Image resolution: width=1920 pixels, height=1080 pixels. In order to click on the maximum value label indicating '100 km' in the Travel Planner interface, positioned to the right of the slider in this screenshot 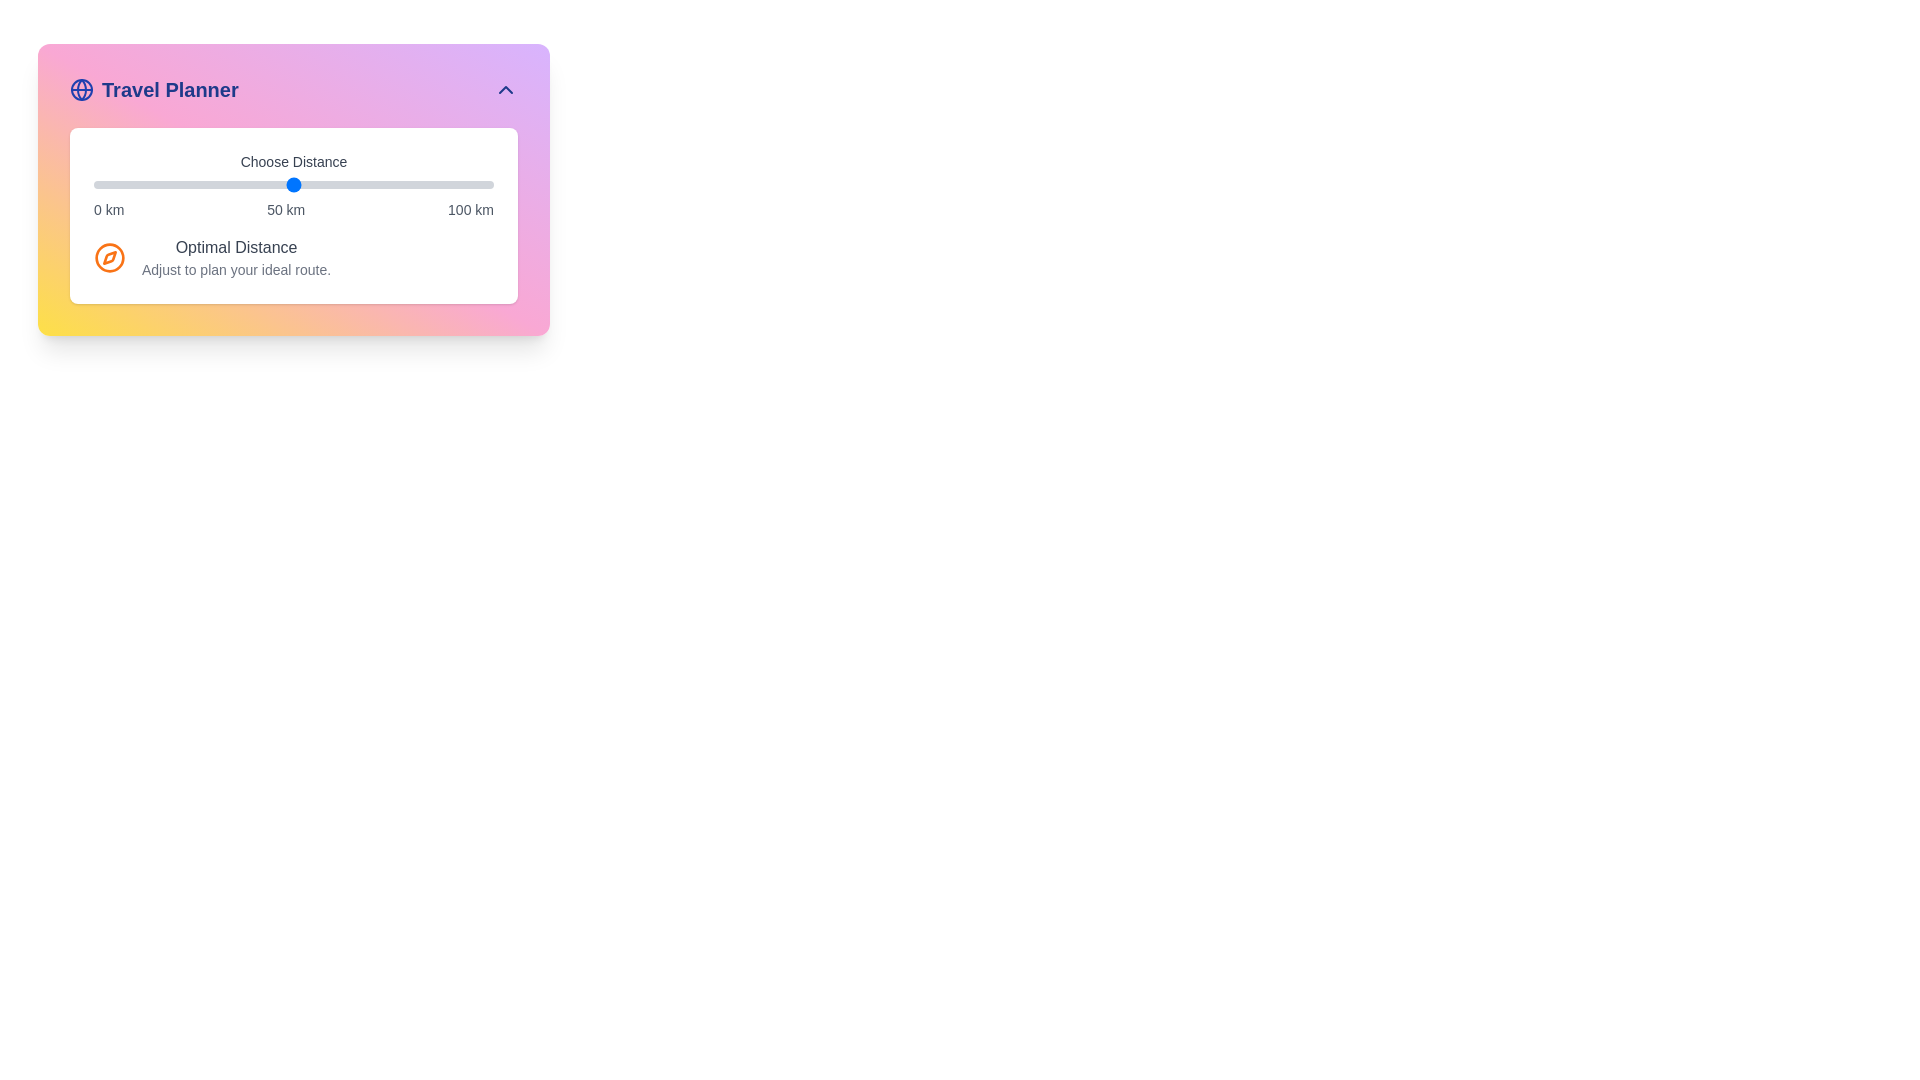, I will do `click(469, 209)`.